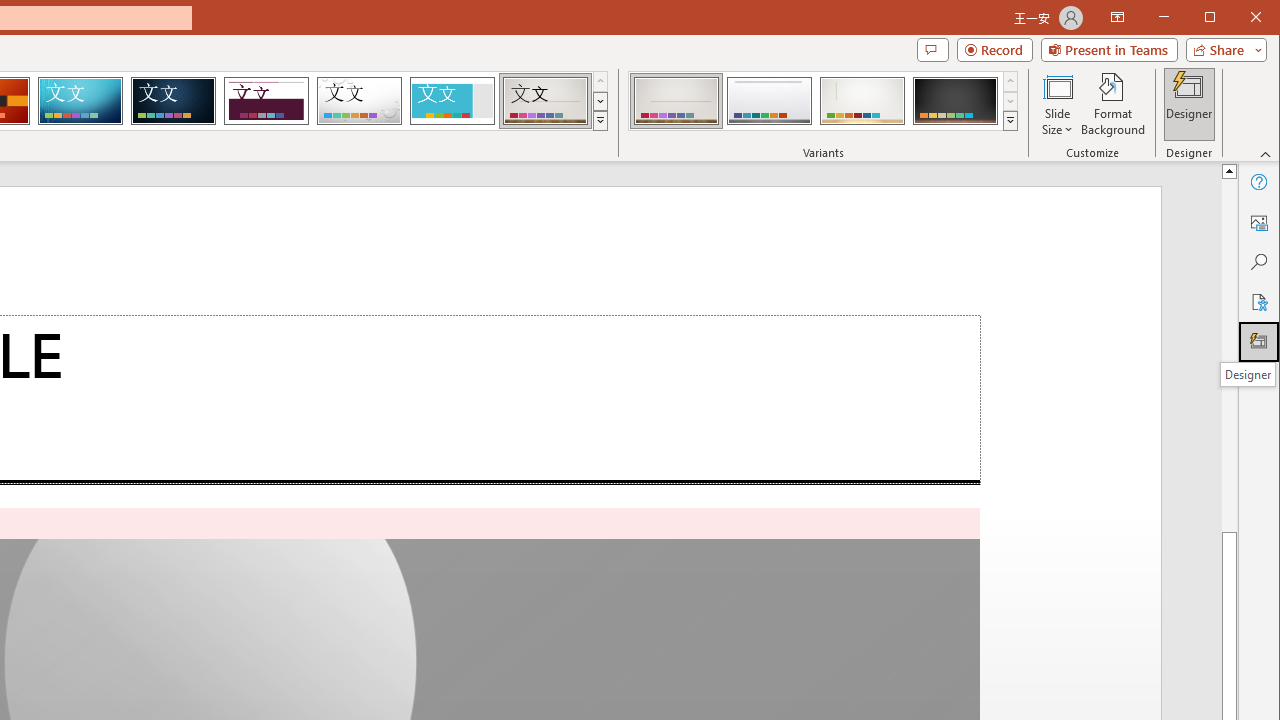 Image resolution: width=1280 pixels, height=720 pixels. I want to click on 'Variants', so click(1010, 120).